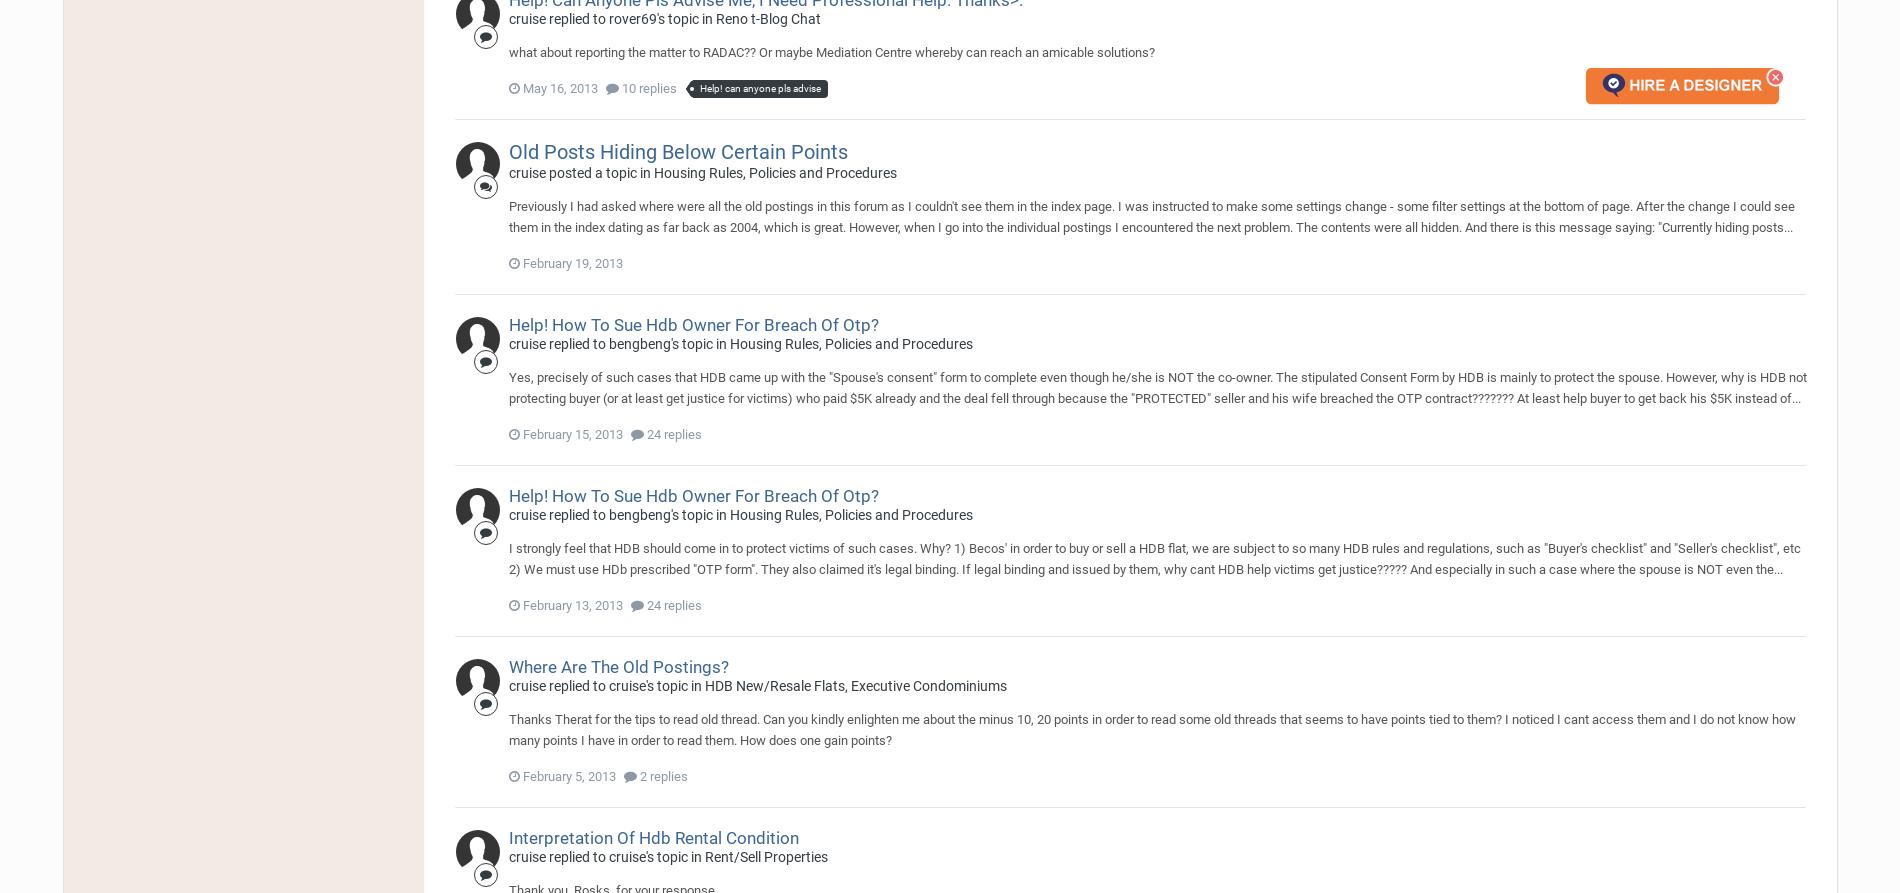 The width and height of the screenshot is (1900, 893). Describe the element at coordinates (1151, 728) in the screenshot. I see `'Thanks Therat for the tips to read old thread. Can you kindly enlighten me about the minus 10, 20 points in order to read some old threads that seems to have points tied to them?  I noticed I cant access them and I do not know how many points I have in order to read them.  How does one gain points?'` at that location.